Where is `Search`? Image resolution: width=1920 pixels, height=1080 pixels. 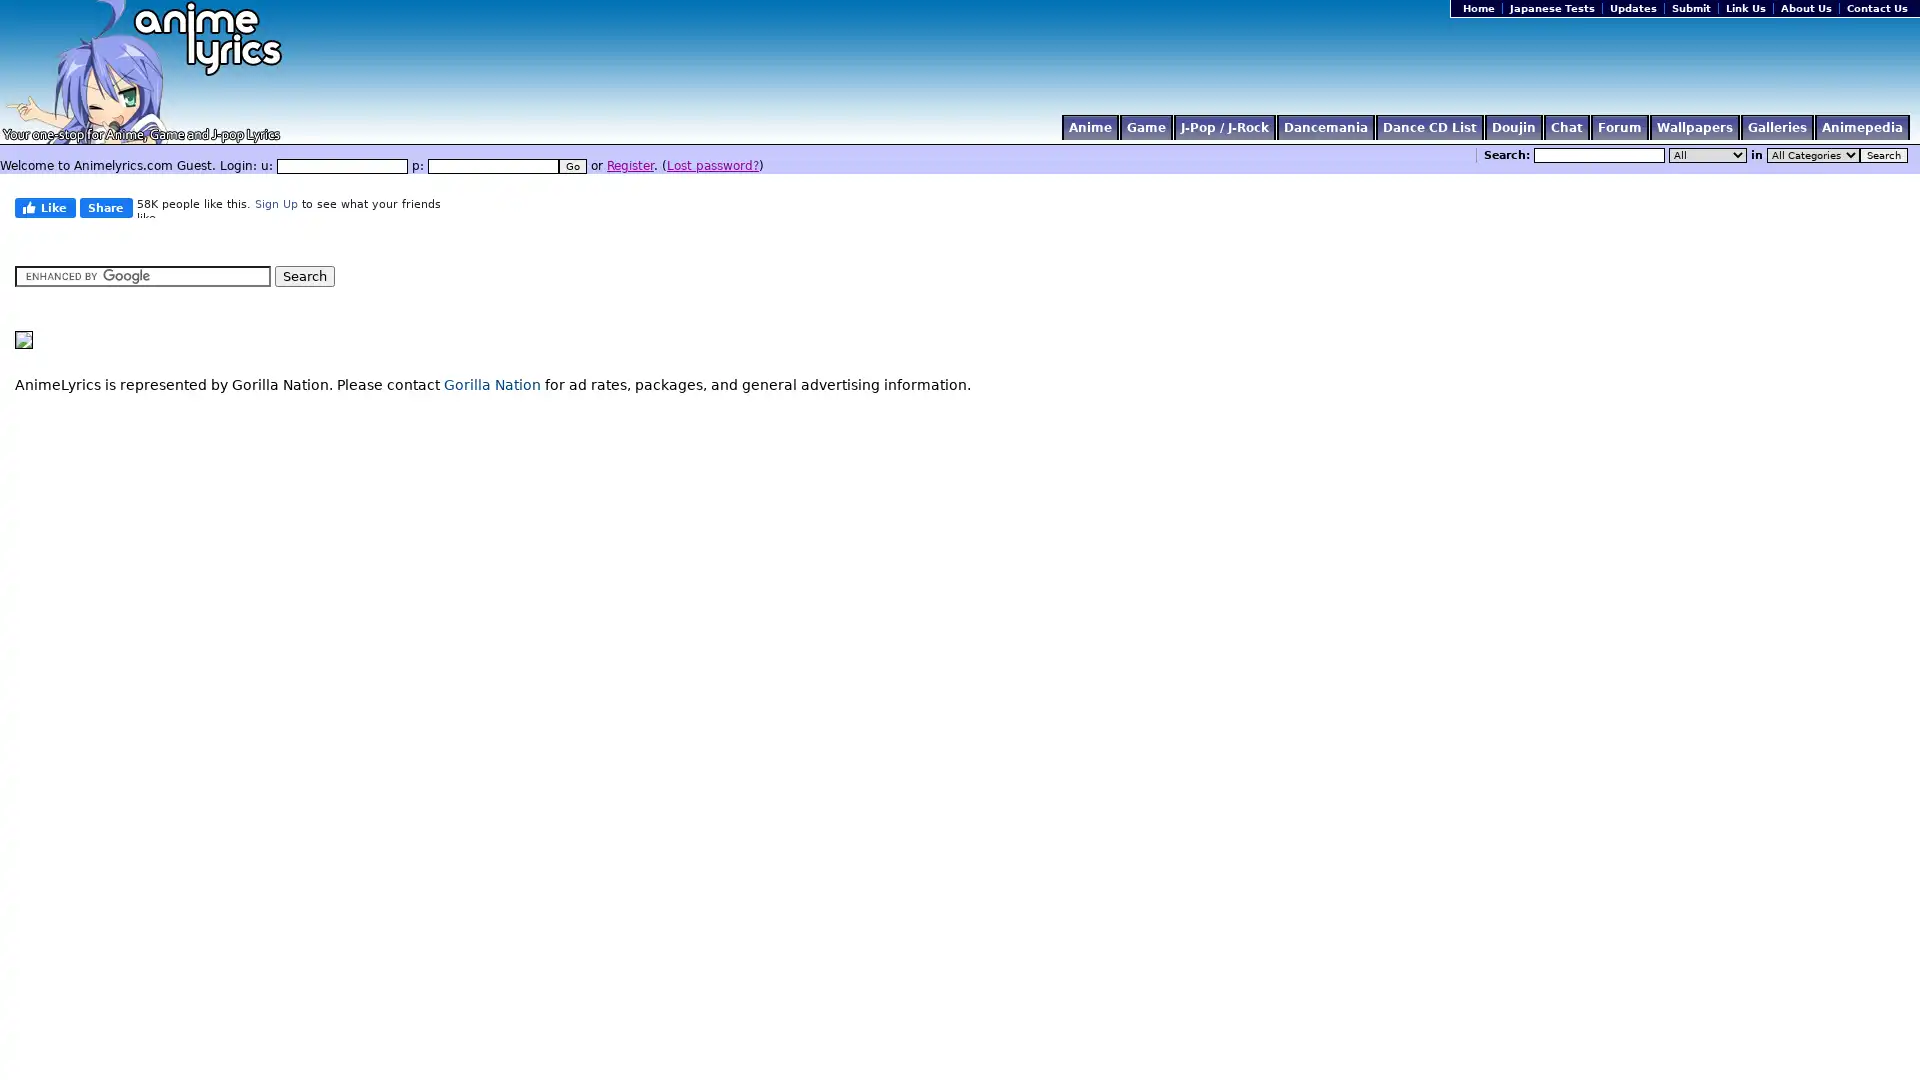
Search is located at coordinates (1882, 154).